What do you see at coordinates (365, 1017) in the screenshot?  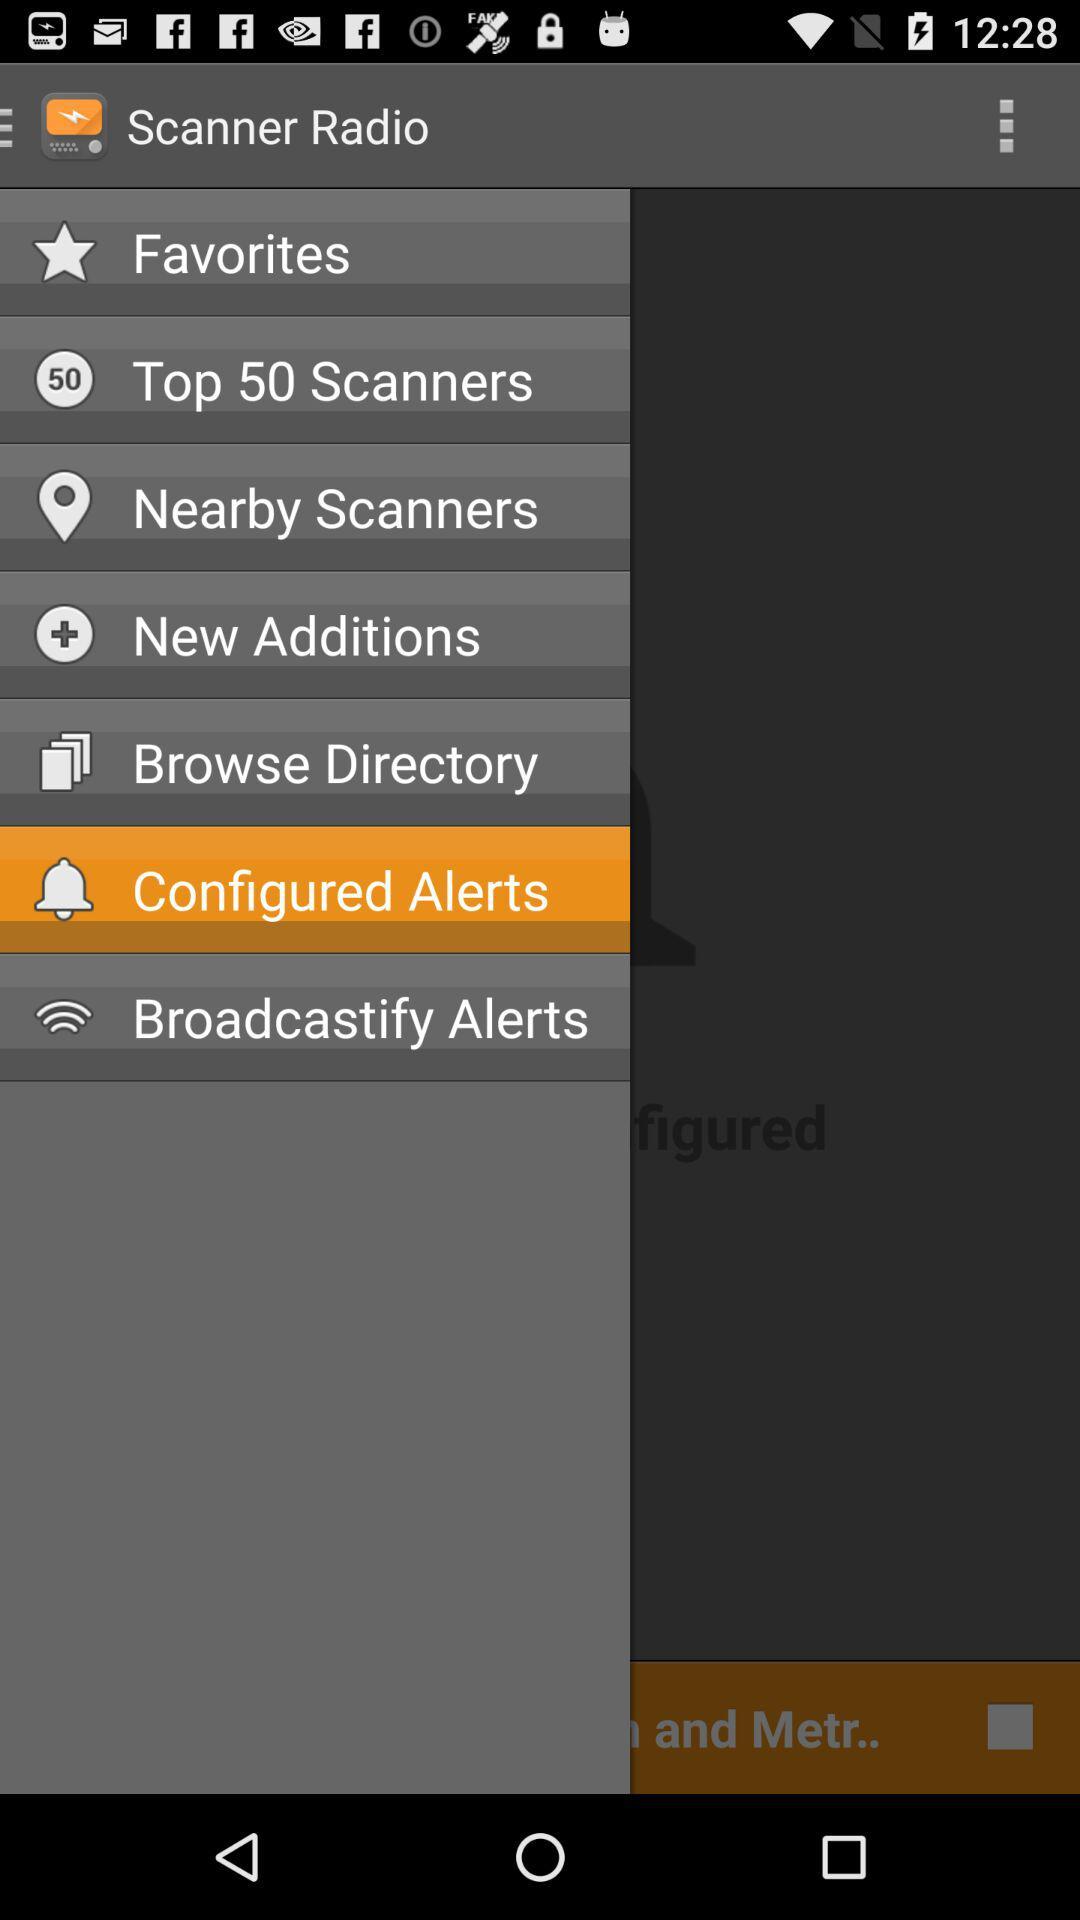 I see `the app above the no alerts configured` at bounding box center [365, 1017].